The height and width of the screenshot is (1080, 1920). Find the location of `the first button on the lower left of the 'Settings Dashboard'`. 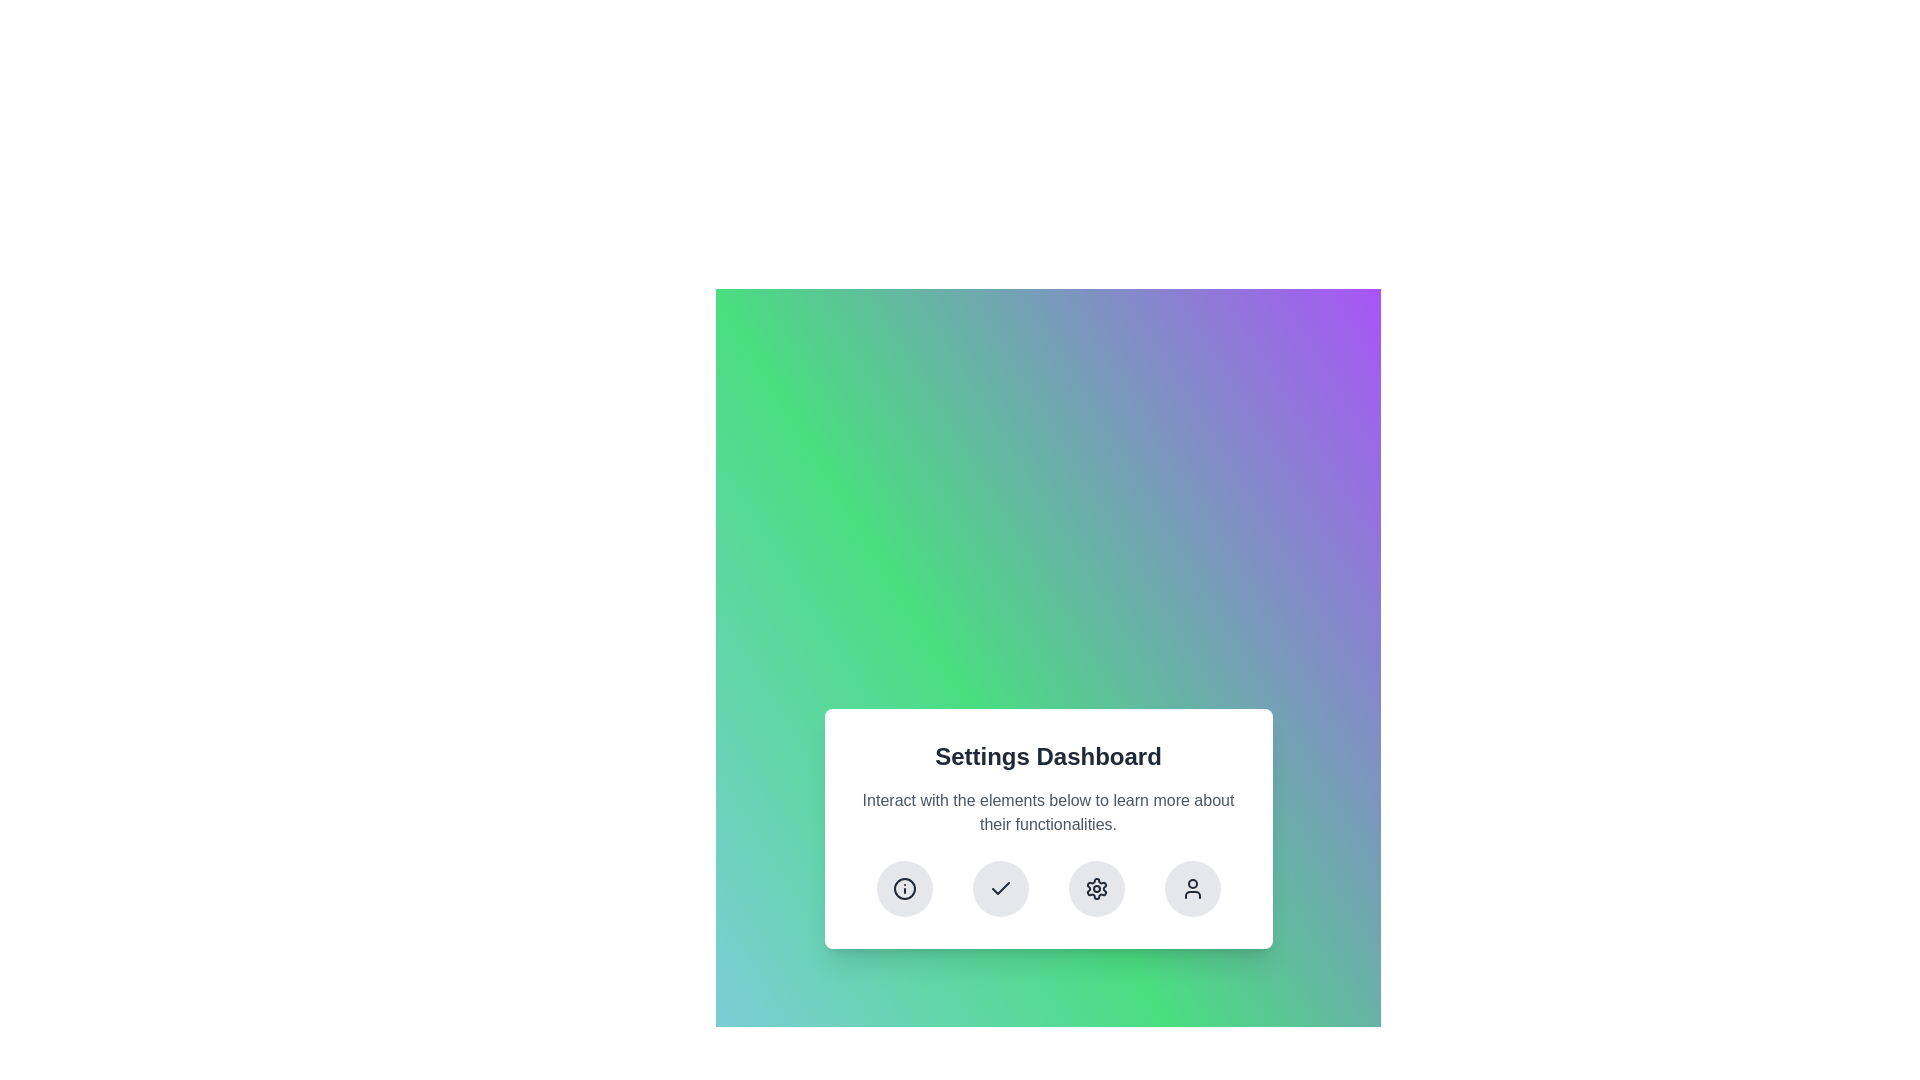

the first button on the lower left of the 'Settings Dashboard' is located at coordinates (903, 887).